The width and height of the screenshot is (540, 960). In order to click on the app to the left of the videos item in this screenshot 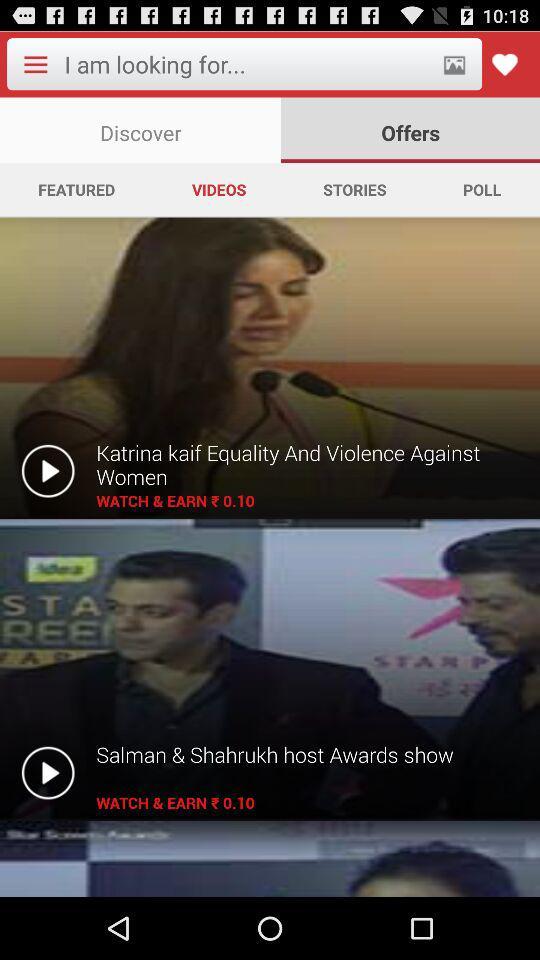, I will do `click(75, 189)`.